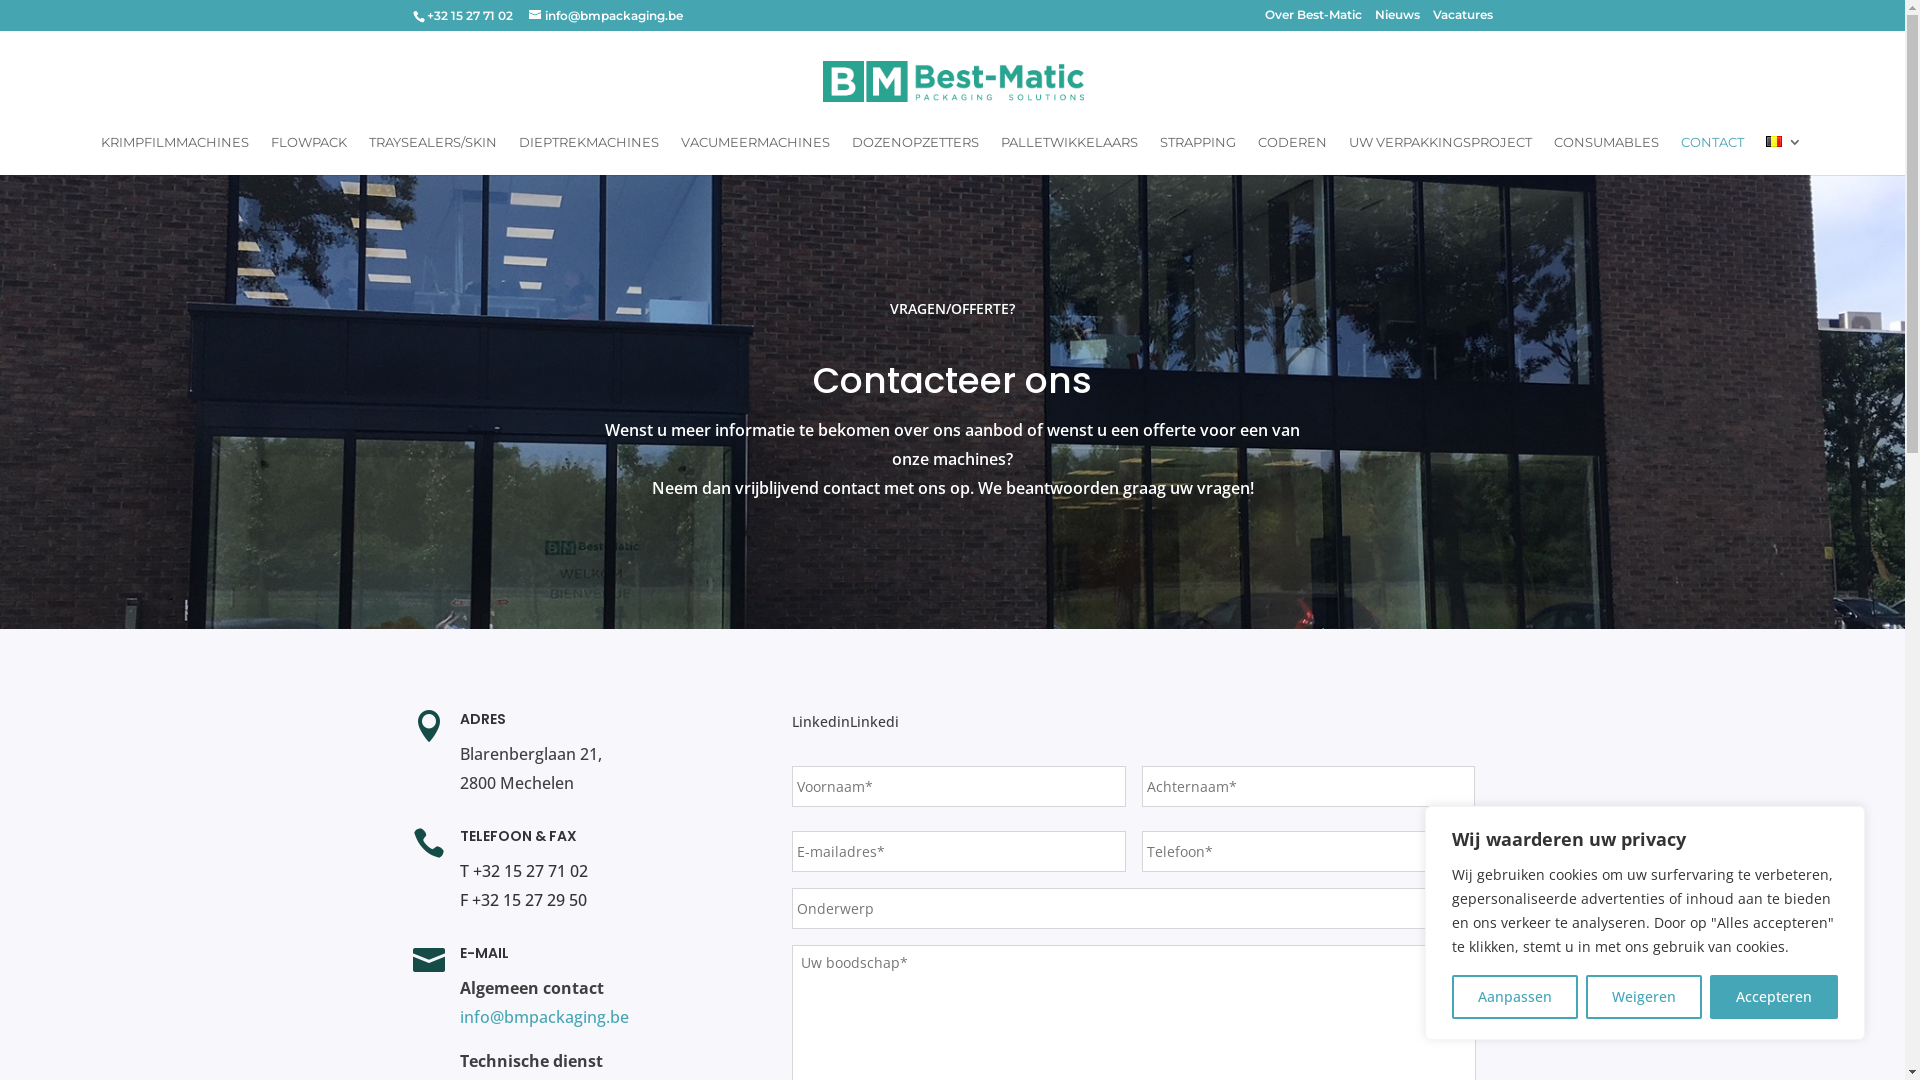 The image size is (1920, 1080). I want to click on 'Weigeren', so click(1643, 996).